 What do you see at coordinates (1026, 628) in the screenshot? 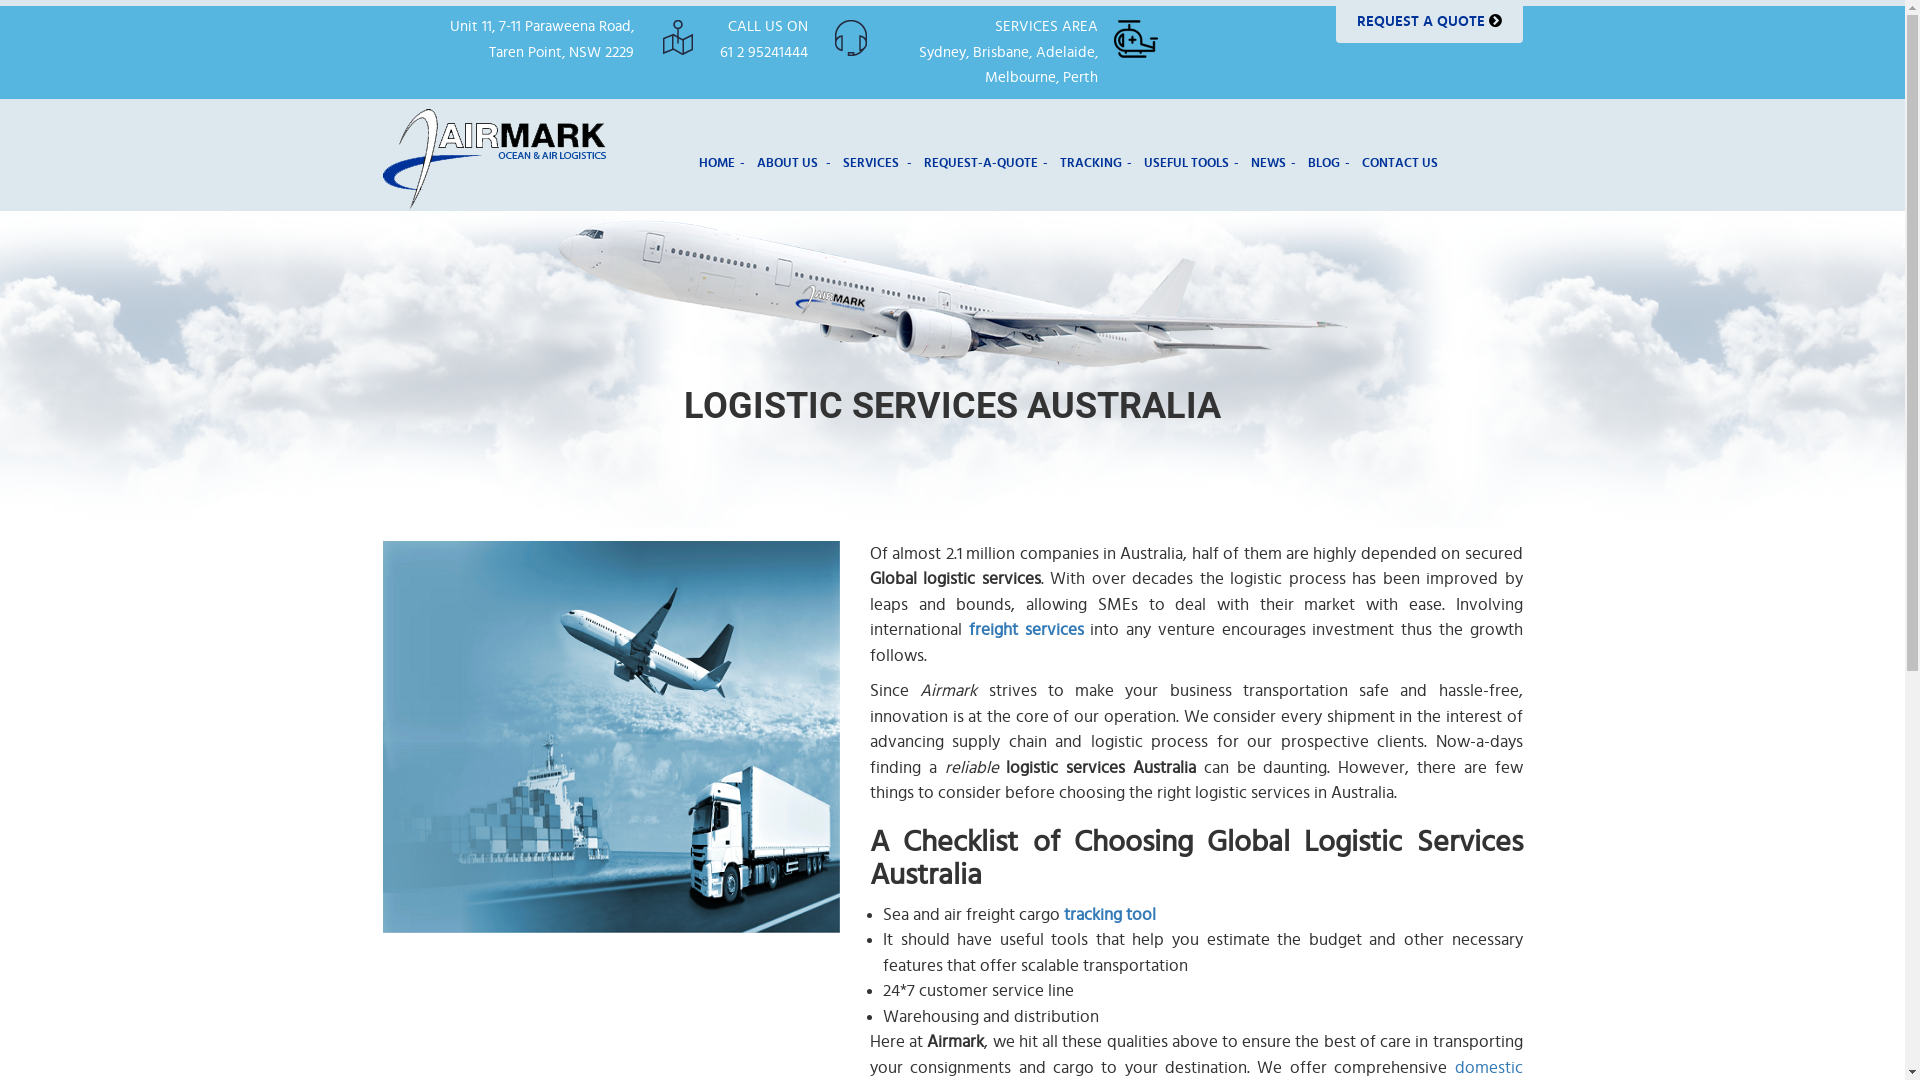
I see `'freight services'` at bounding box center [1026, 628].